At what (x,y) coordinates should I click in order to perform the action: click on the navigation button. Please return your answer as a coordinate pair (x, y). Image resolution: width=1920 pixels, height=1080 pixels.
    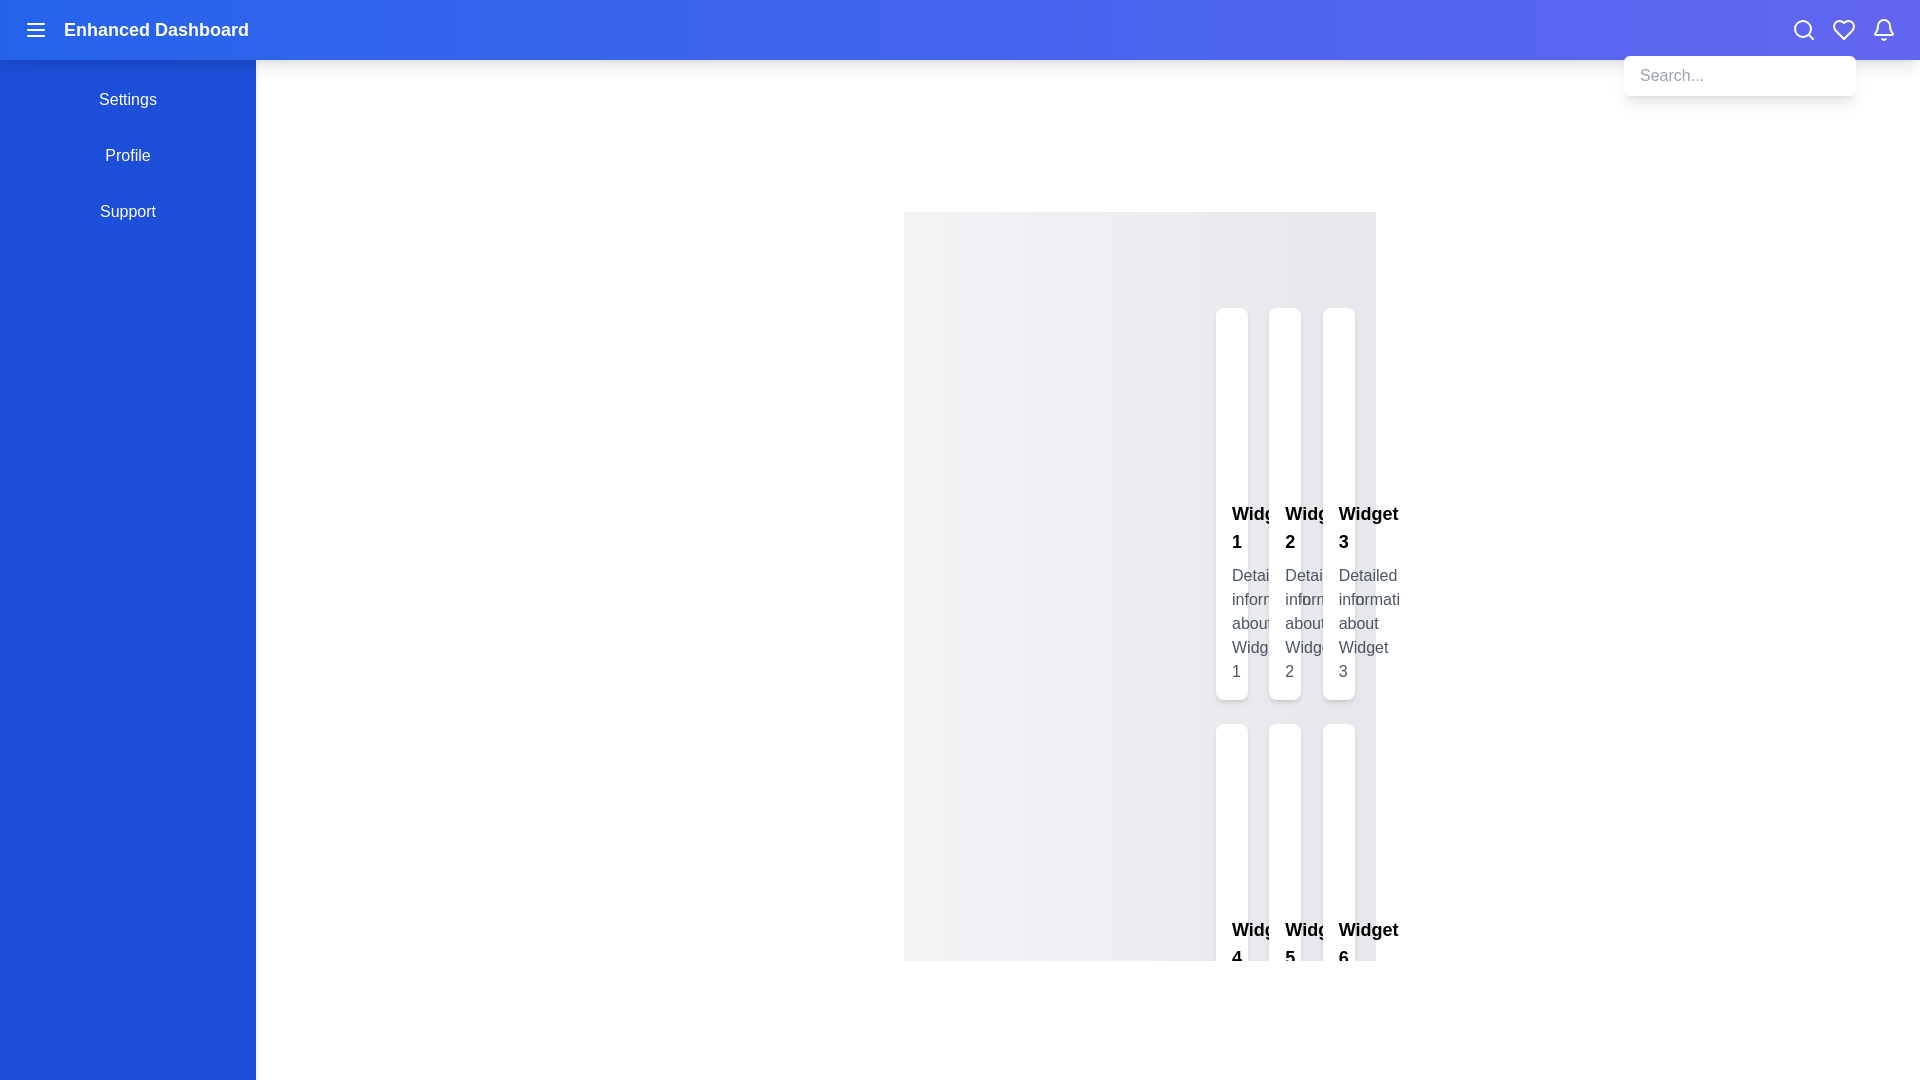
    Looking at the image, I should click on (127, 154).